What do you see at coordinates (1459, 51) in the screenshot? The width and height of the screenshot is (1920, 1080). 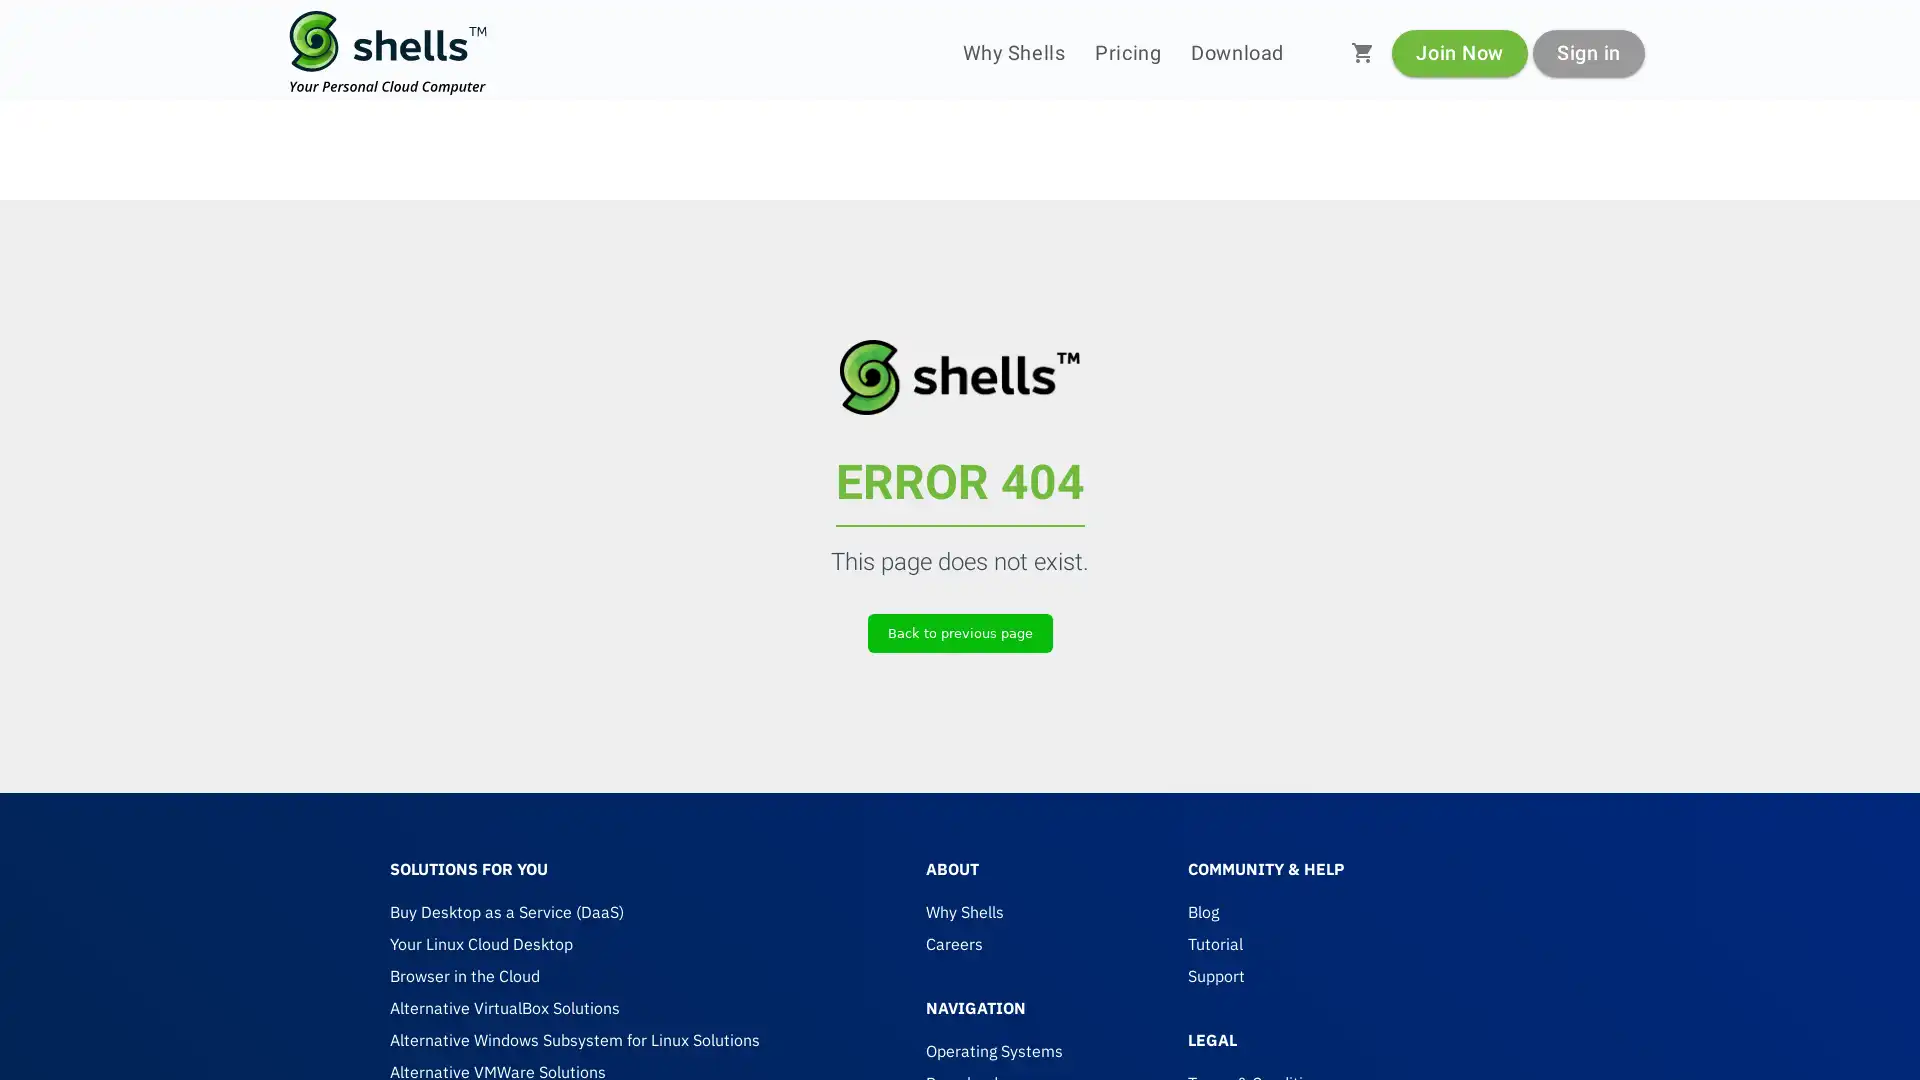 I see `Join Now` at bounding box center [1459, 51].